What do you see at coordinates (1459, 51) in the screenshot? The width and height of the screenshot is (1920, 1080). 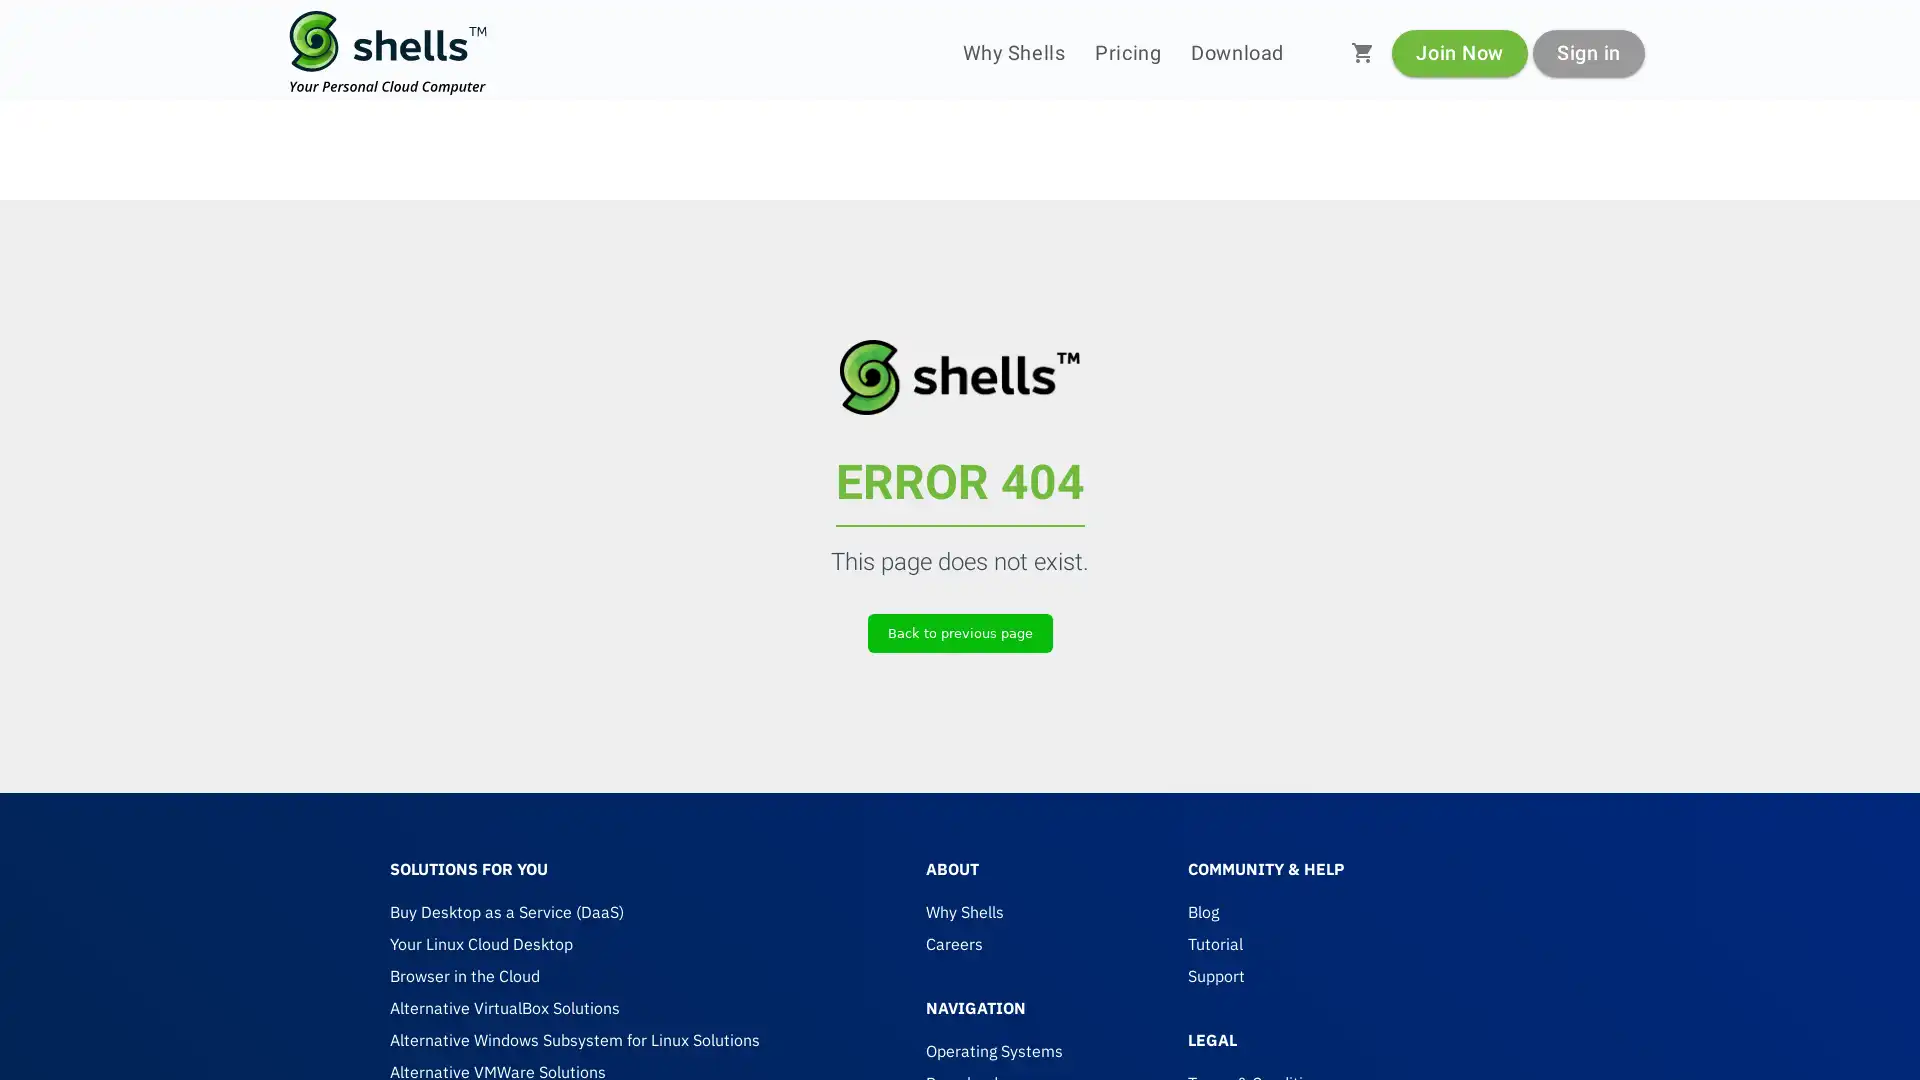 I see `Join Now` at bounding box center [1459, 51].